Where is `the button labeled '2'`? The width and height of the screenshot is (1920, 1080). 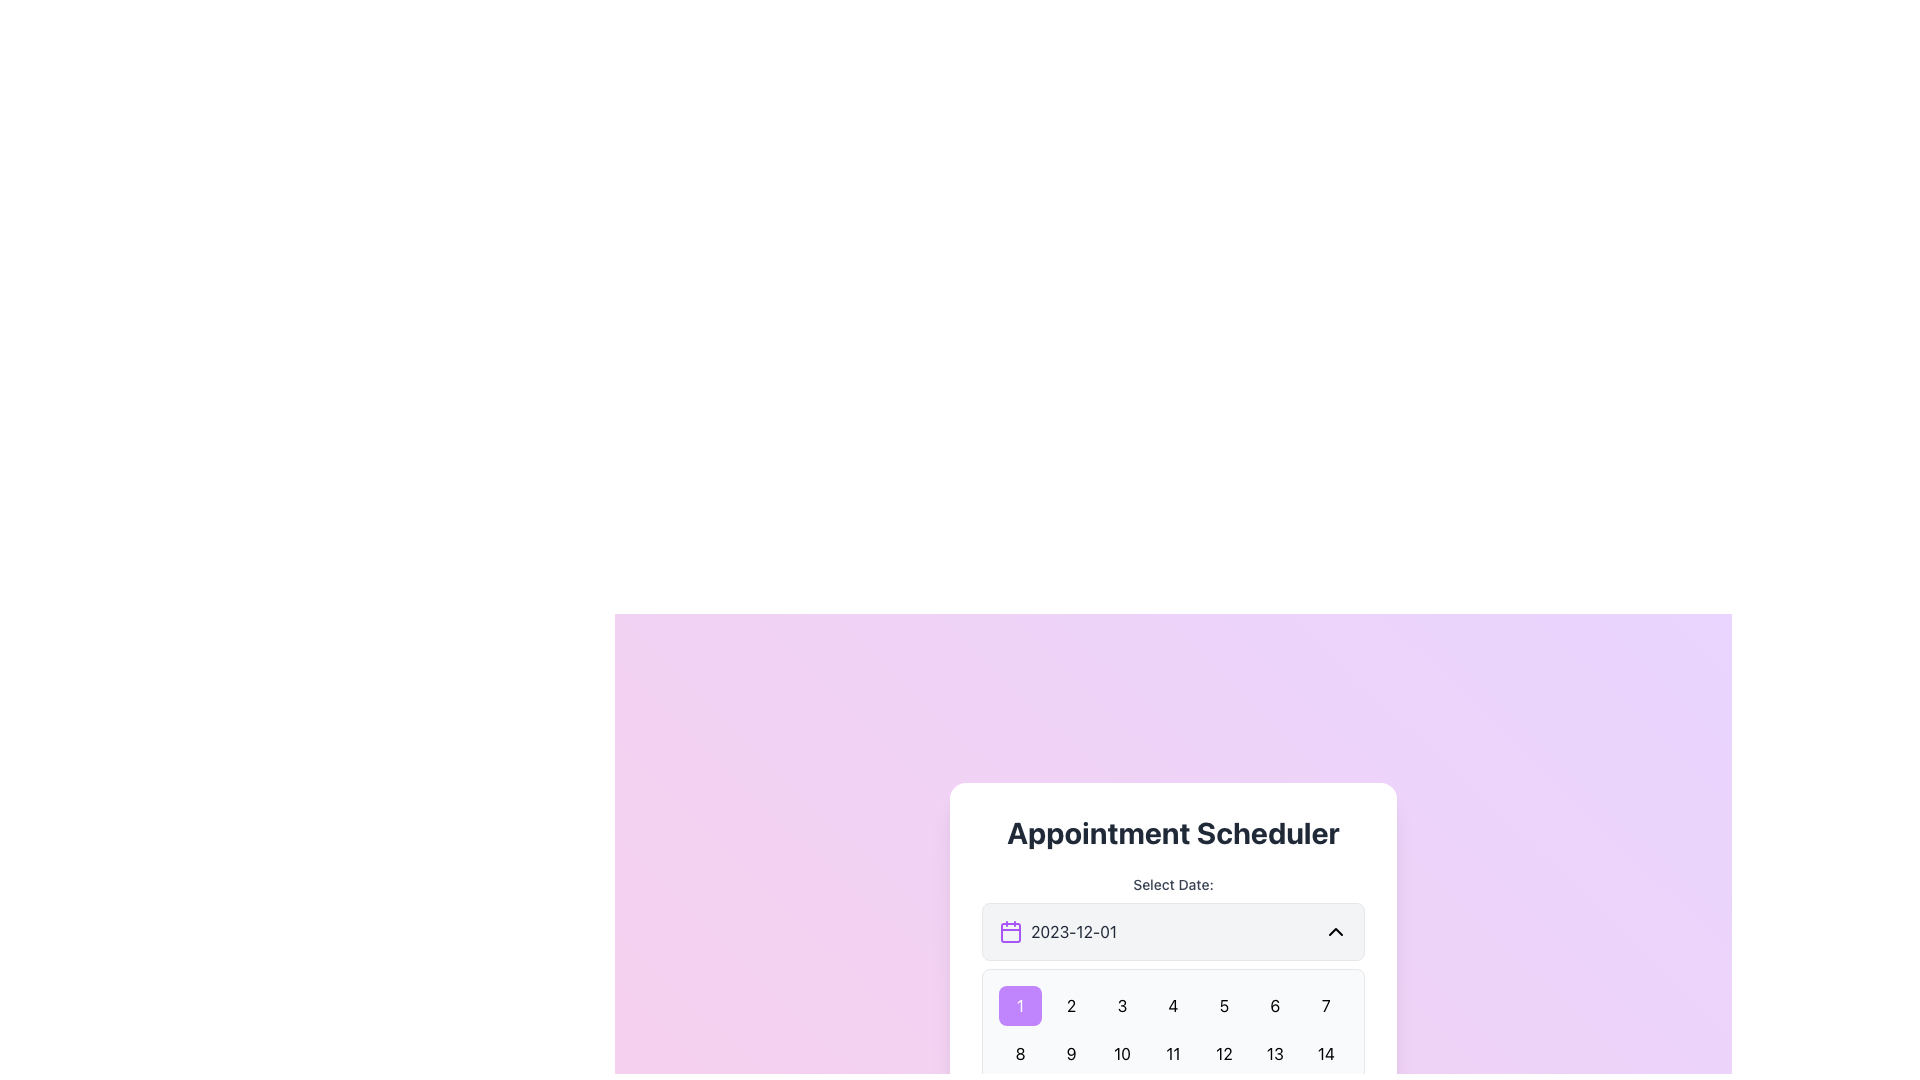 the button labeled '2' is located at coordinates (1070, 1006).